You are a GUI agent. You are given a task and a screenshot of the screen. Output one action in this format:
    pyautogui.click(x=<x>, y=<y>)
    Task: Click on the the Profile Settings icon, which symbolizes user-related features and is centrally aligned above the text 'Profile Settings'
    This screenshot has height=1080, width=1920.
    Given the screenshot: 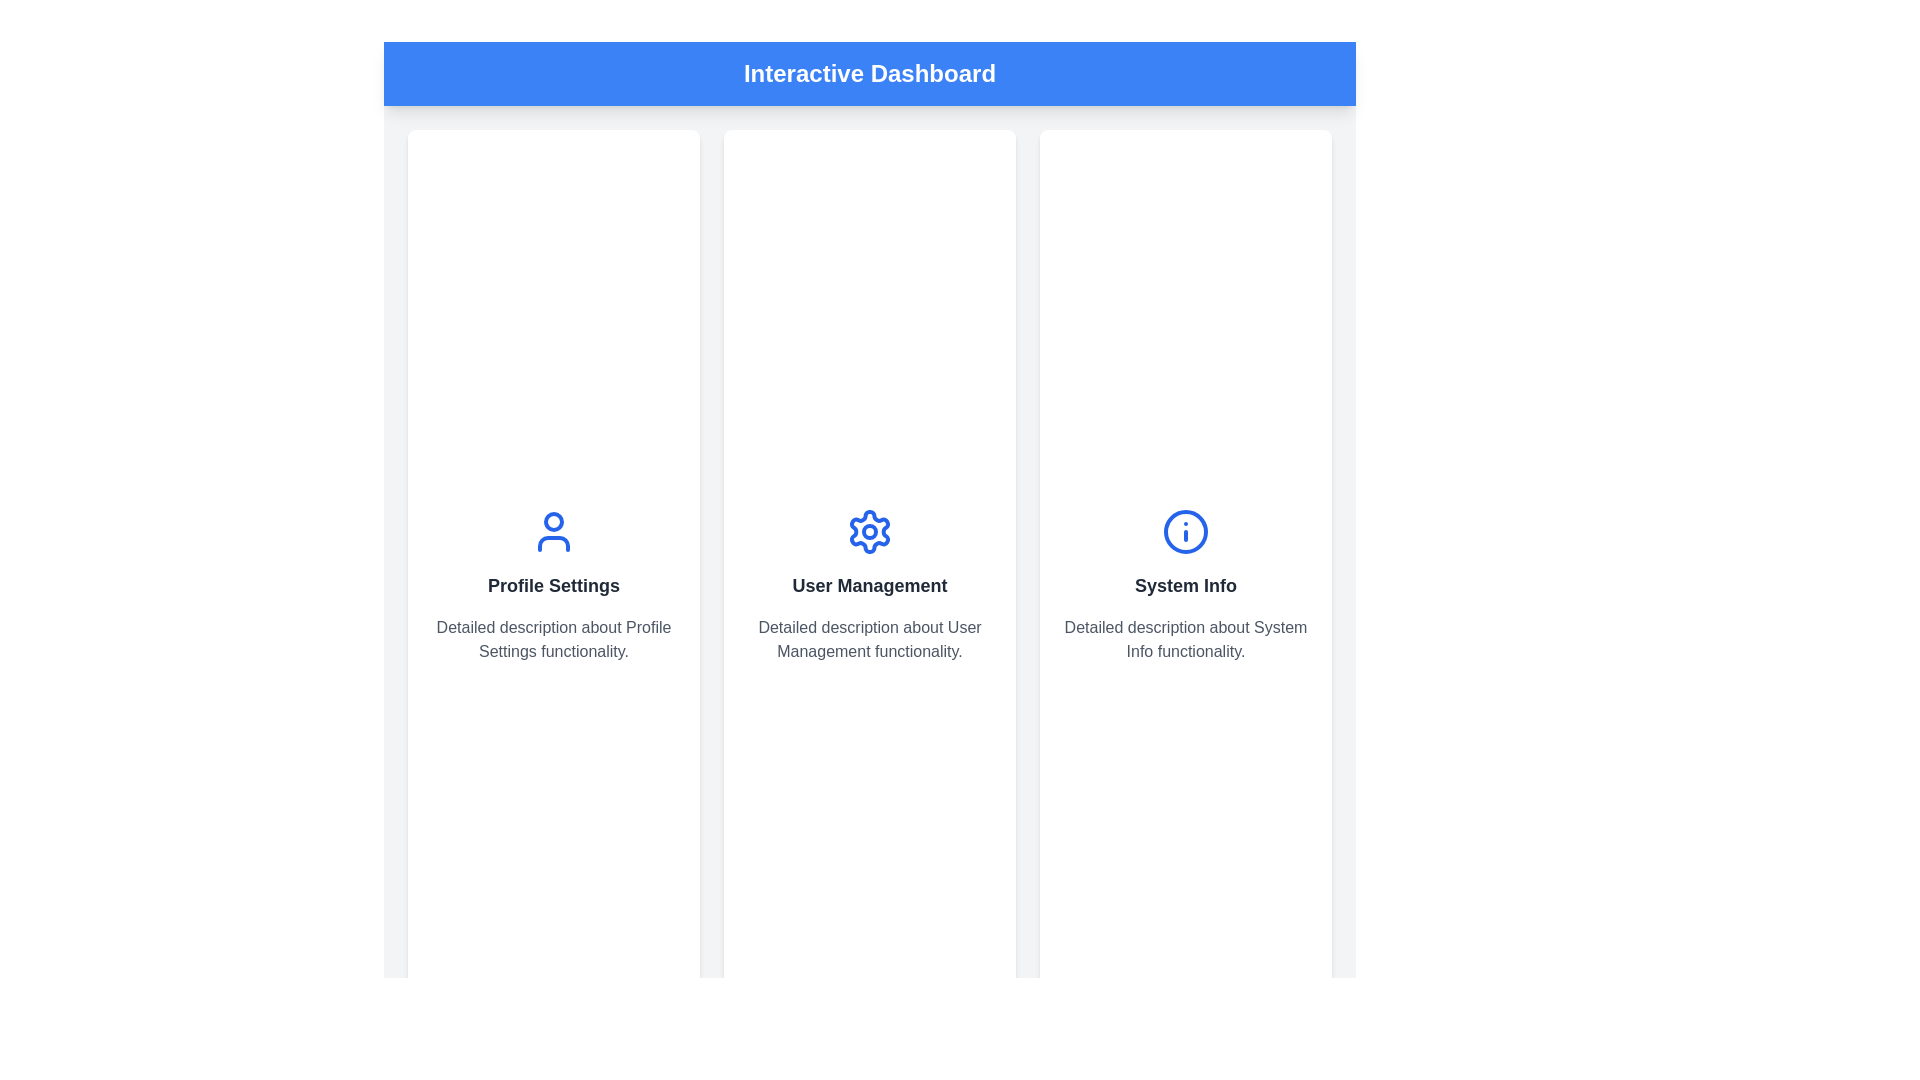 What is the action you would take?
    pyautogui.click(x=553, y=531)
    